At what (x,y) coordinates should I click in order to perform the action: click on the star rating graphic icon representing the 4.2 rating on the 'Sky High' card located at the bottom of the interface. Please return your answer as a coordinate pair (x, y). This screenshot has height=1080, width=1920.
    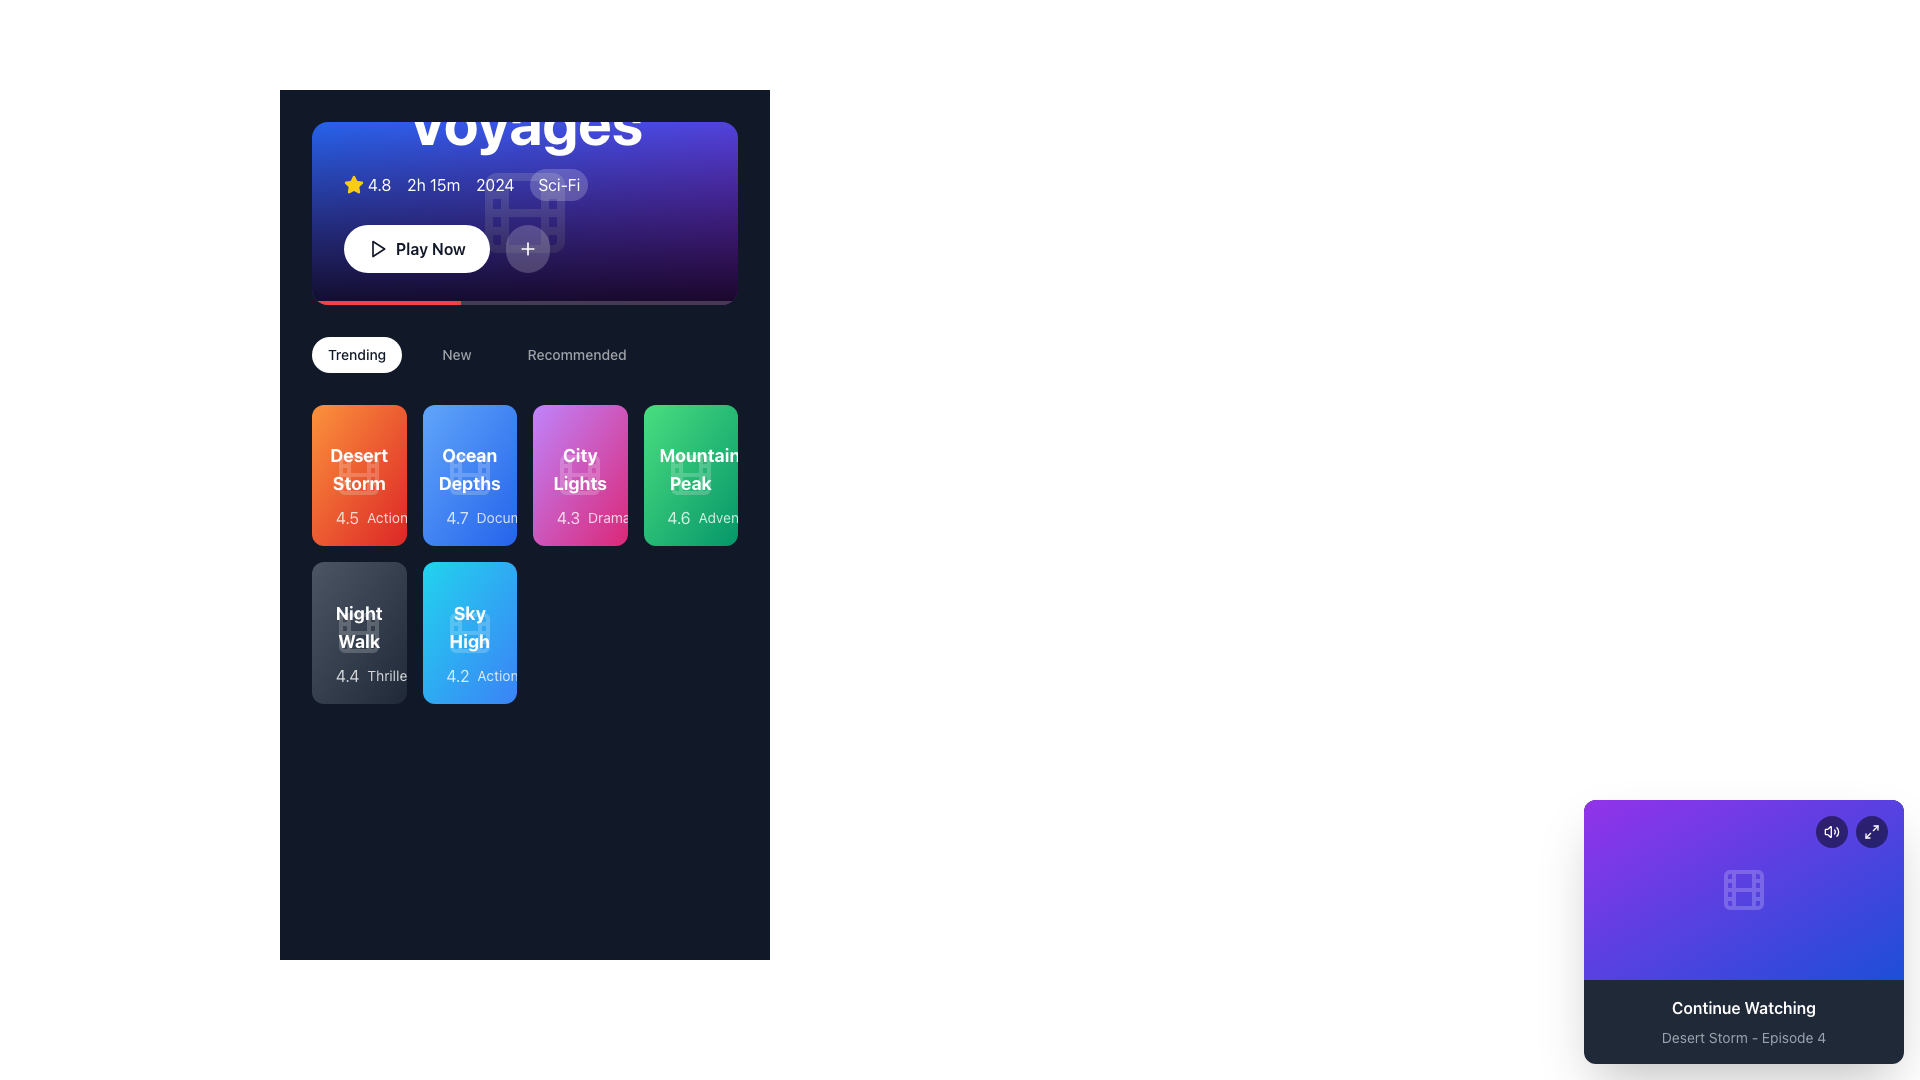
    Looking at the image, I should click on (449, 678).